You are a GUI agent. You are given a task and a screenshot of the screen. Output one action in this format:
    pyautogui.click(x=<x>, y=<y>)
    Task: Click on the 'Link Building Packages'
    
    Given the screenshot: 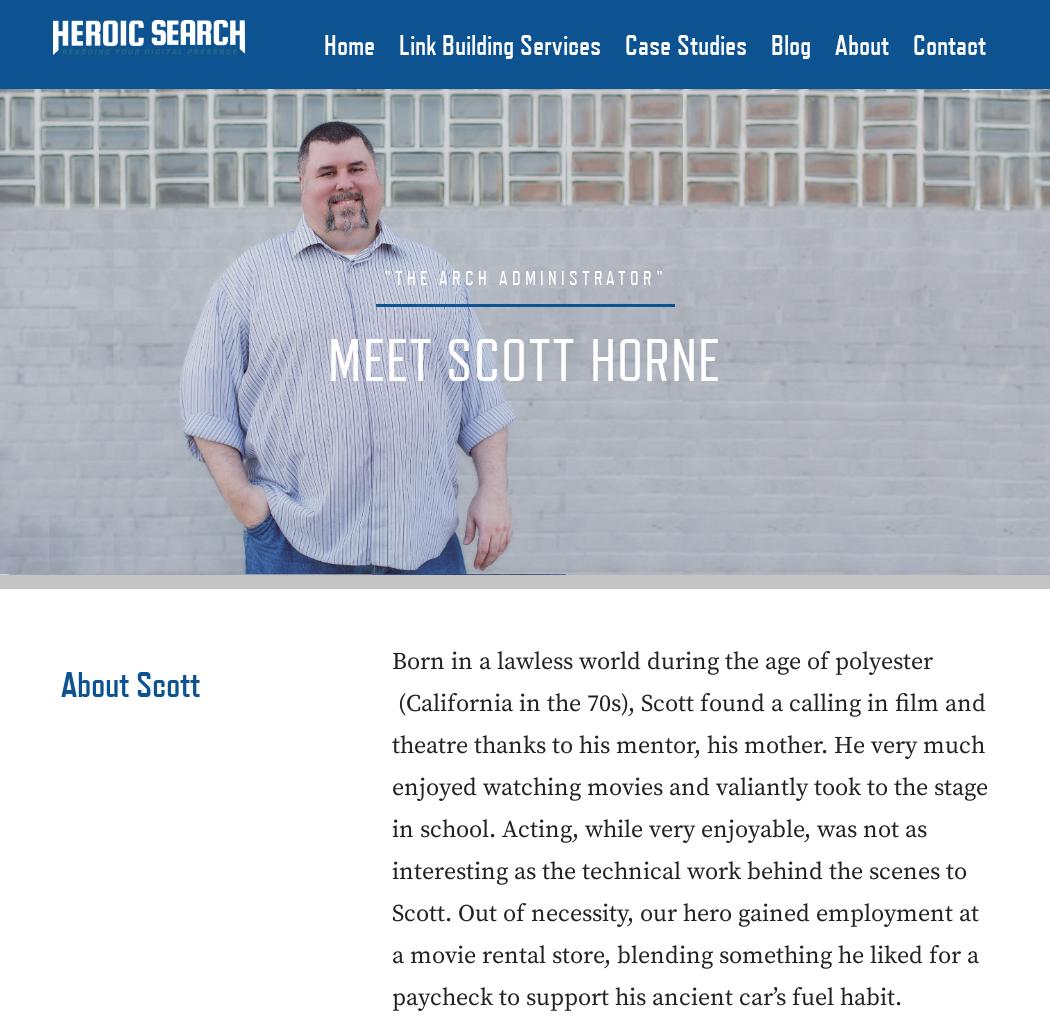 What is the action you would take?
    pyautogui.click(x=504, y=98)
    